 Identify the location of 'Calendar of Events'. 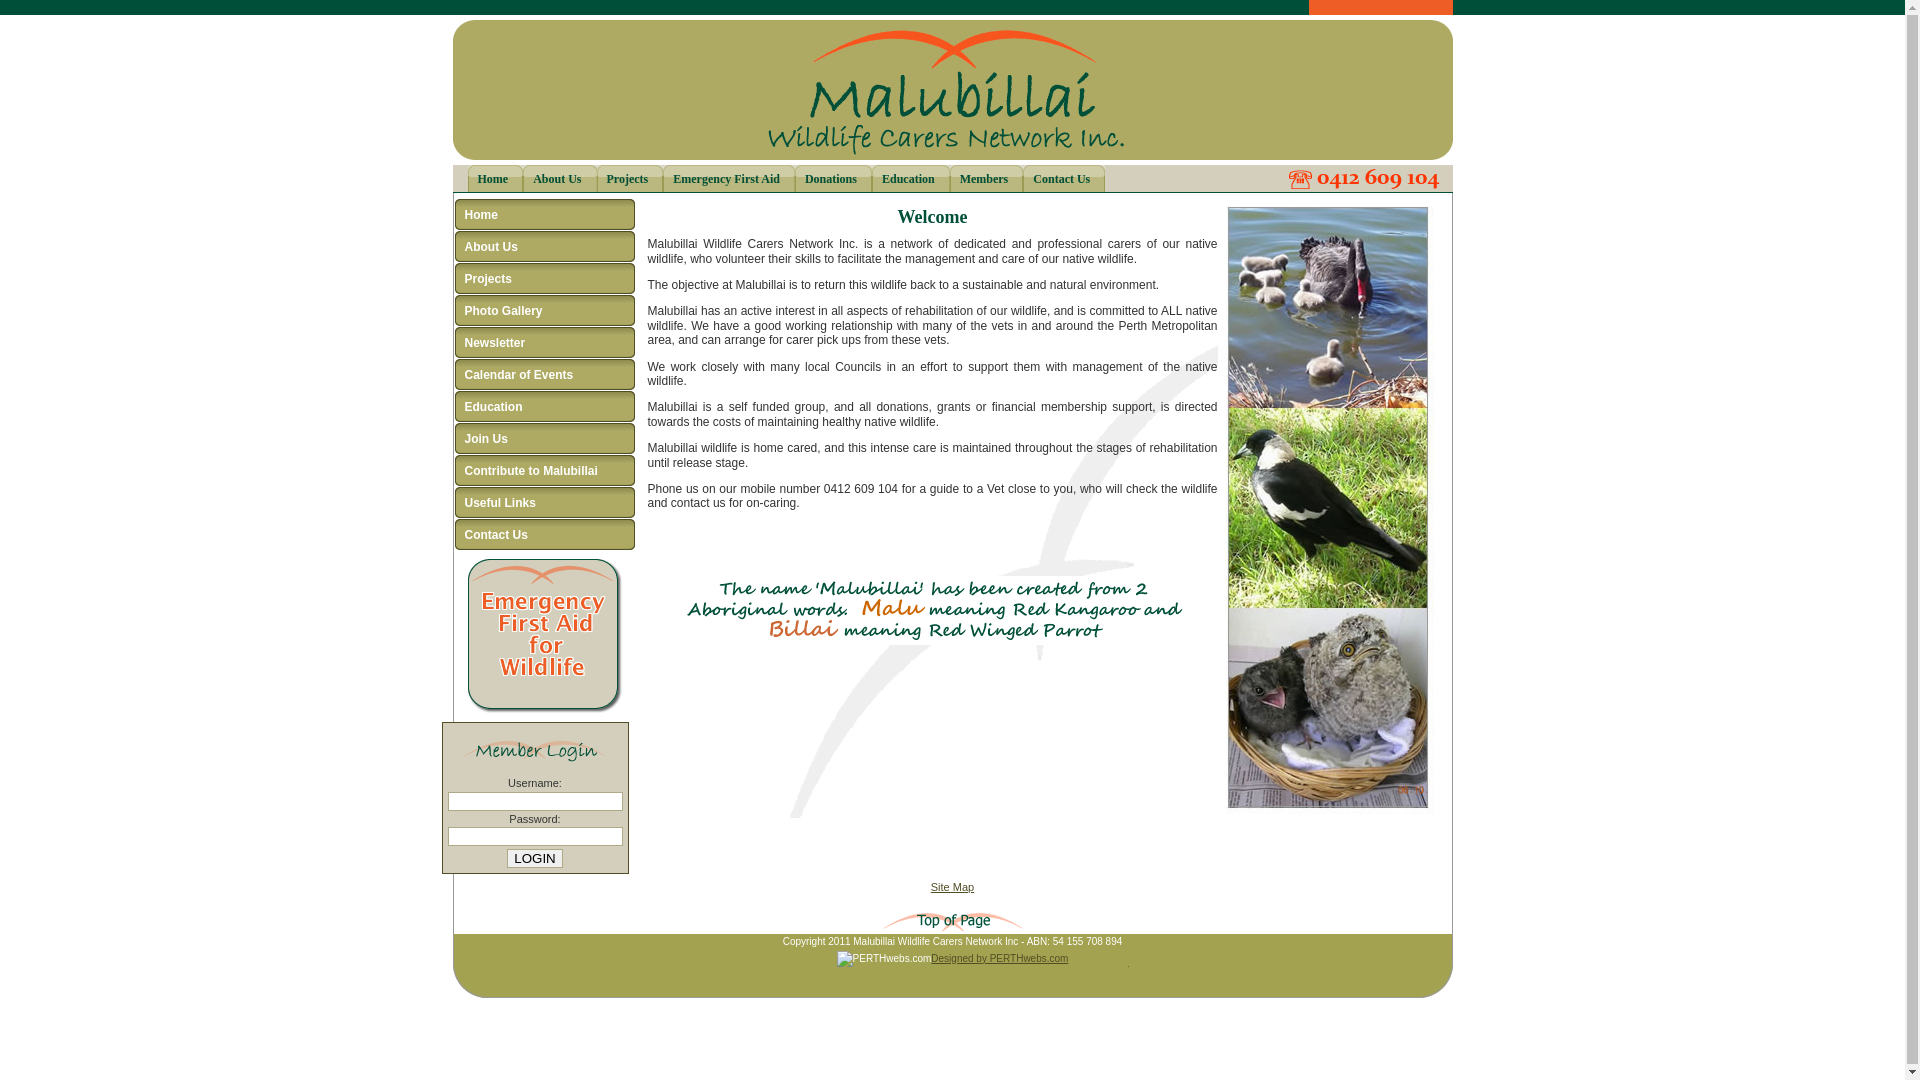
(543, 374).